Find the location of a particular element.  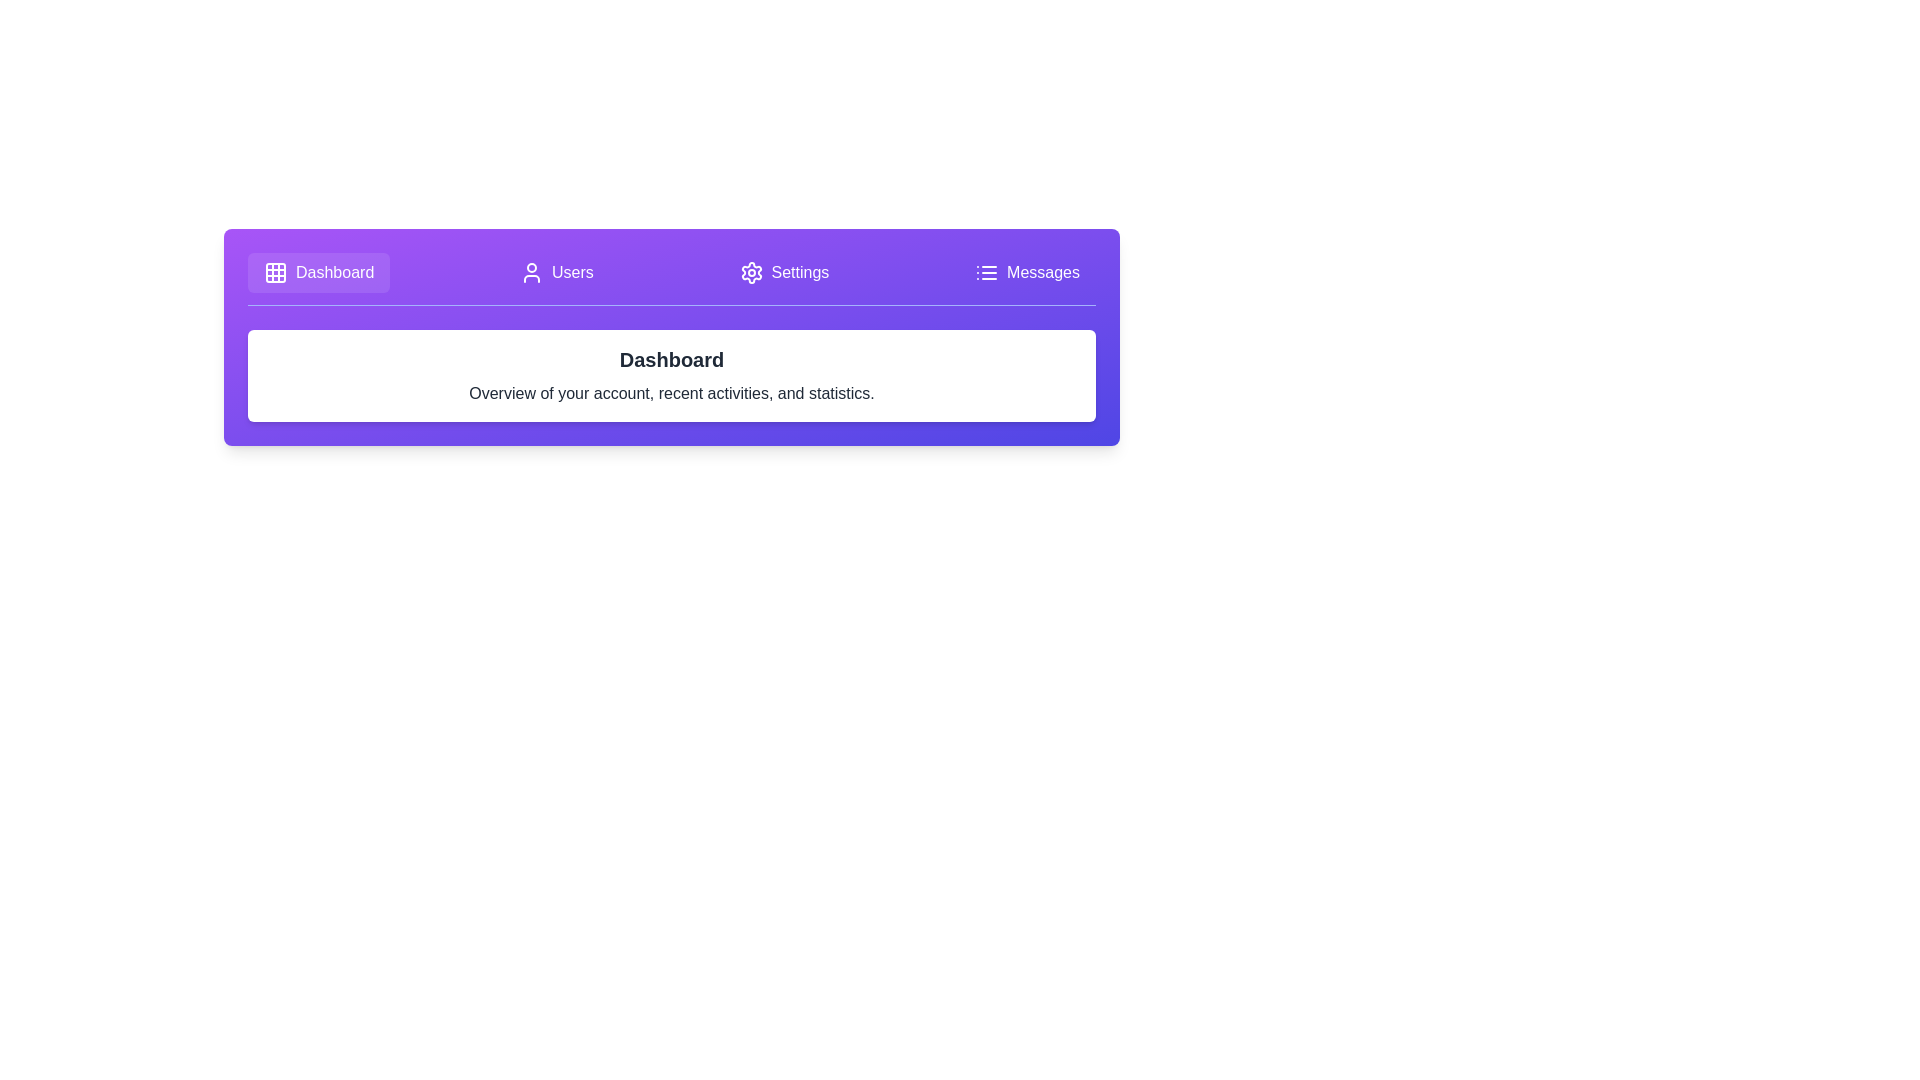

the Dashboard icon located at the top left area of the interface, which is visually separated from the 'Users' navigation option is located at coordinates (274, 273).